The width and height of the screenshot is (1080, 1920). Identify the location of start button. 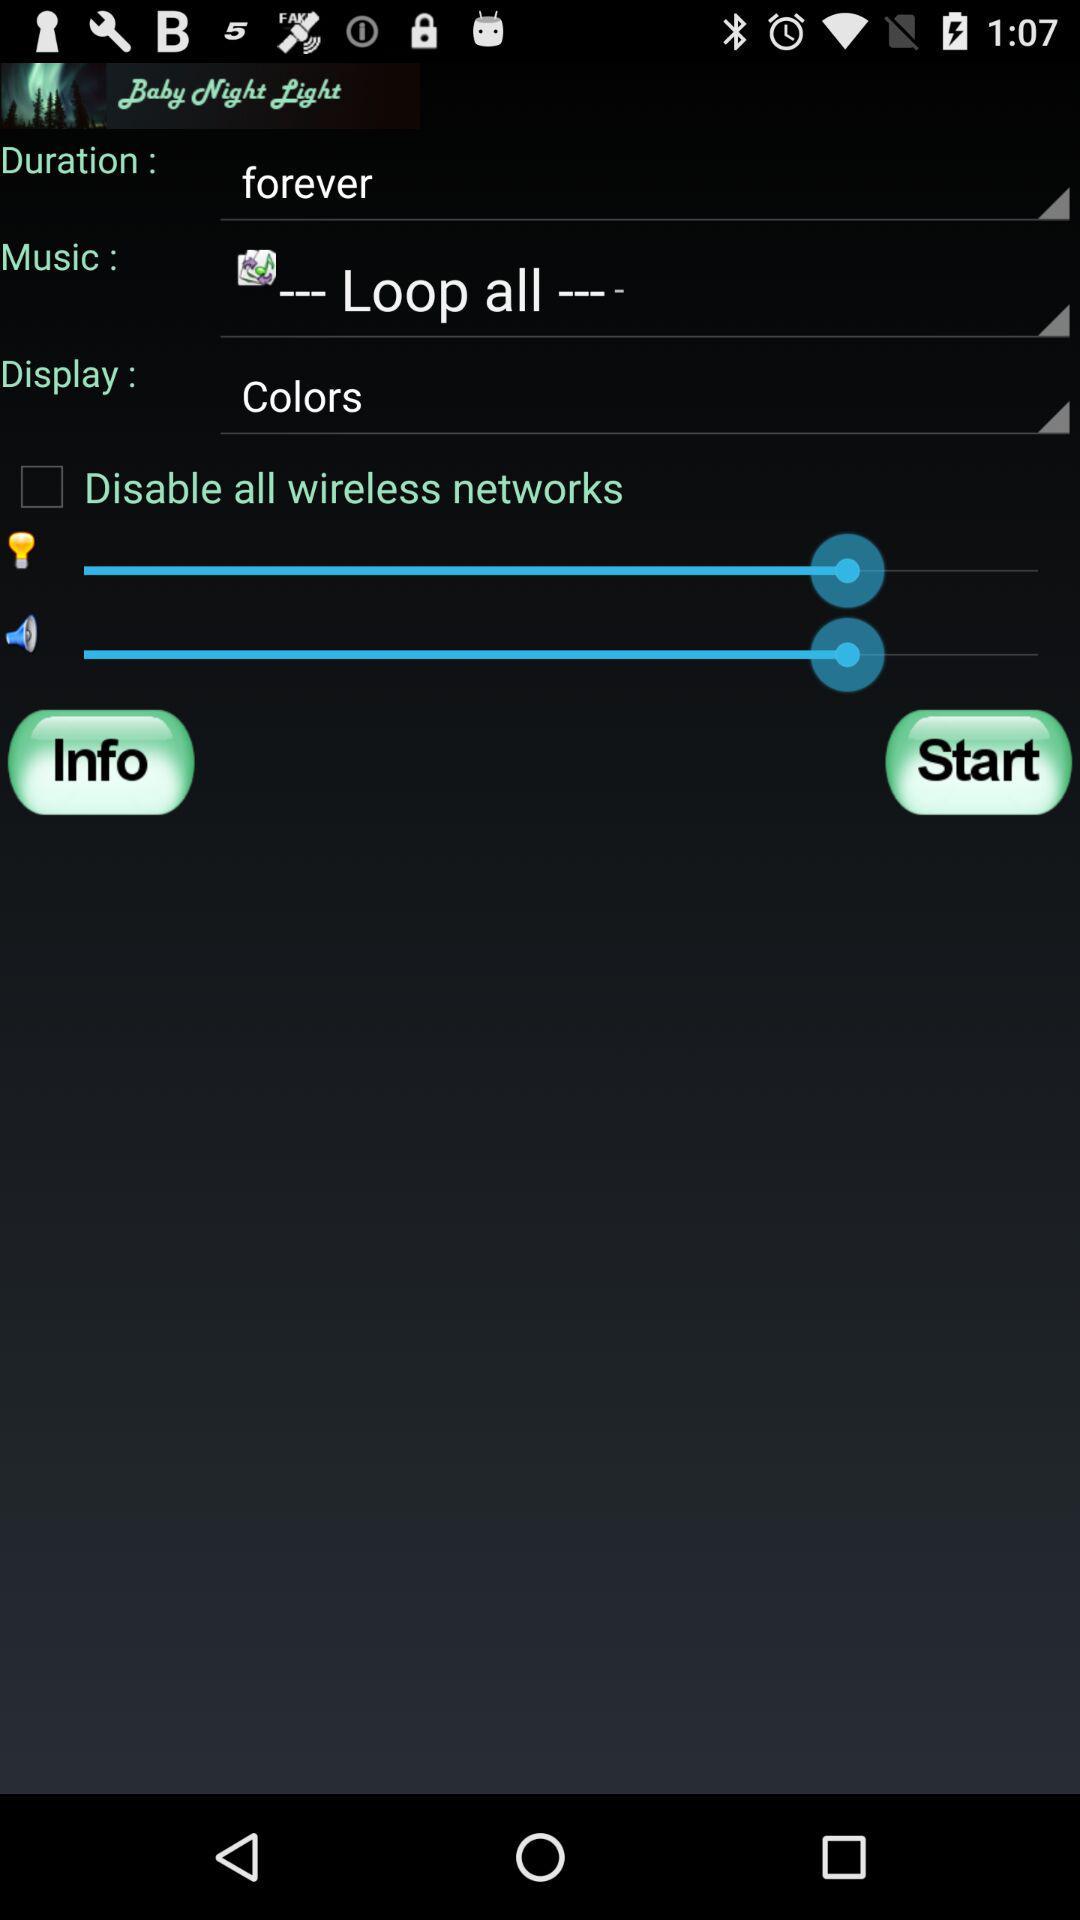
(977, 761).